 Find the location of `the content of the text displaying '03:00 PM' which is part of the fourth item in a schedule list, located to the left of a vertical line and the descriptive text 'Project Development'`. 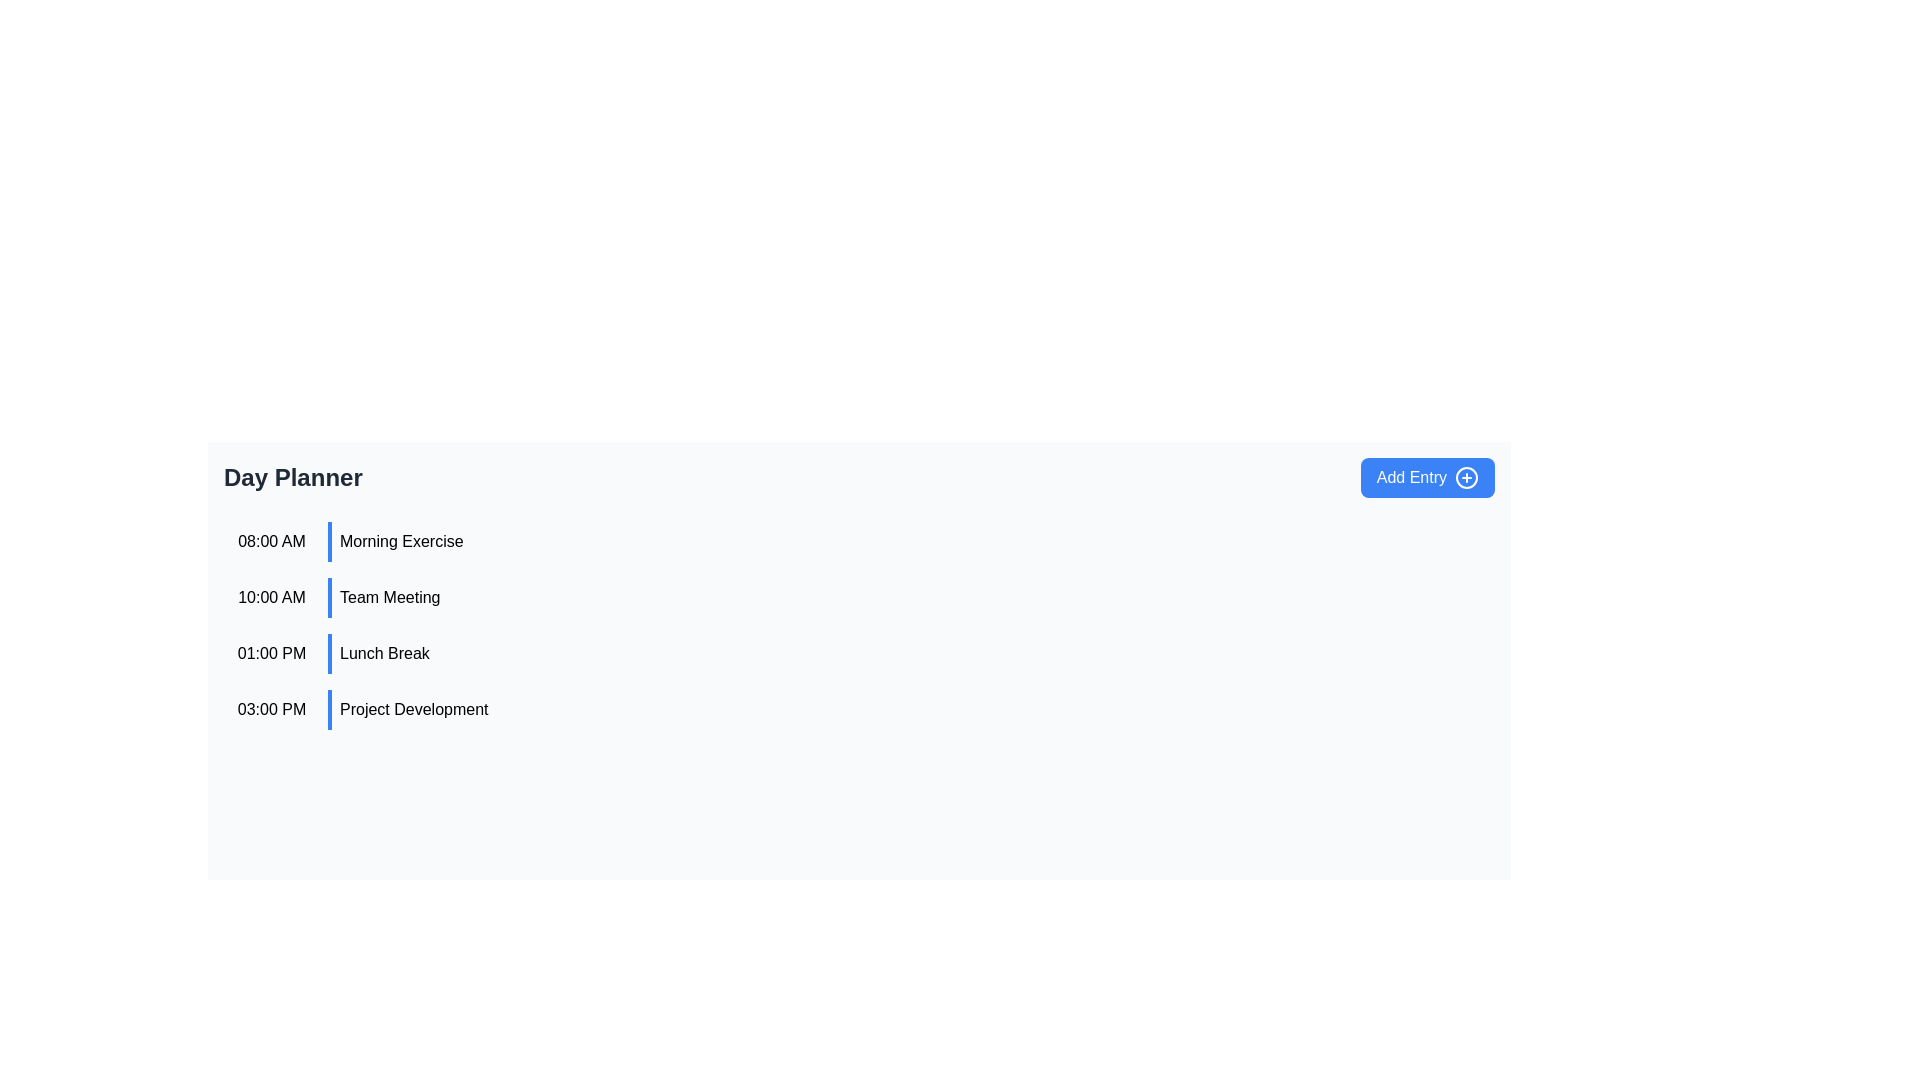

the content of the text displaying '03:00 PM' which is part of the fourth item in a schedule list, located to the left of a vertical line and the descriptive text 'Project Development' is located at coordinates (271, 708).